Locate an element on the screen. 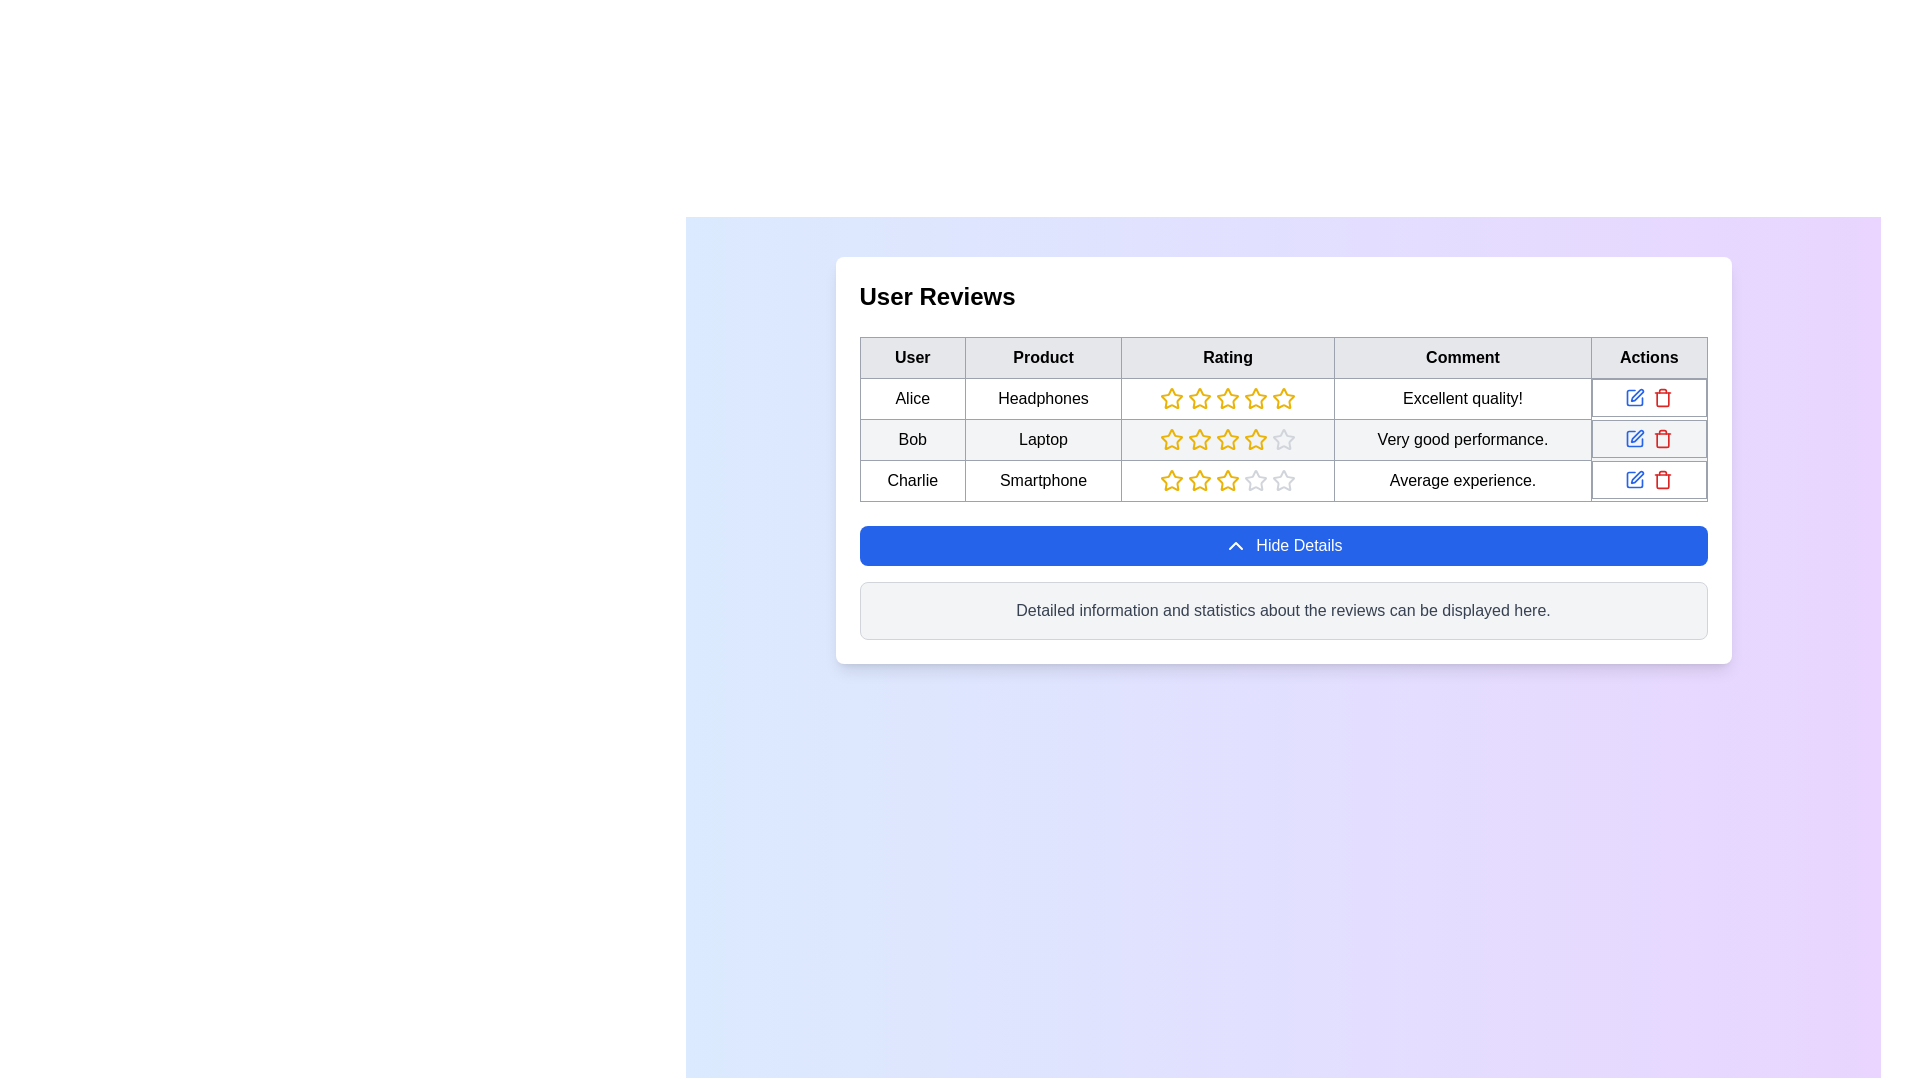 This screenshot has height=1080, width=1920. the first star icon is located at coordinates (1171, 398).